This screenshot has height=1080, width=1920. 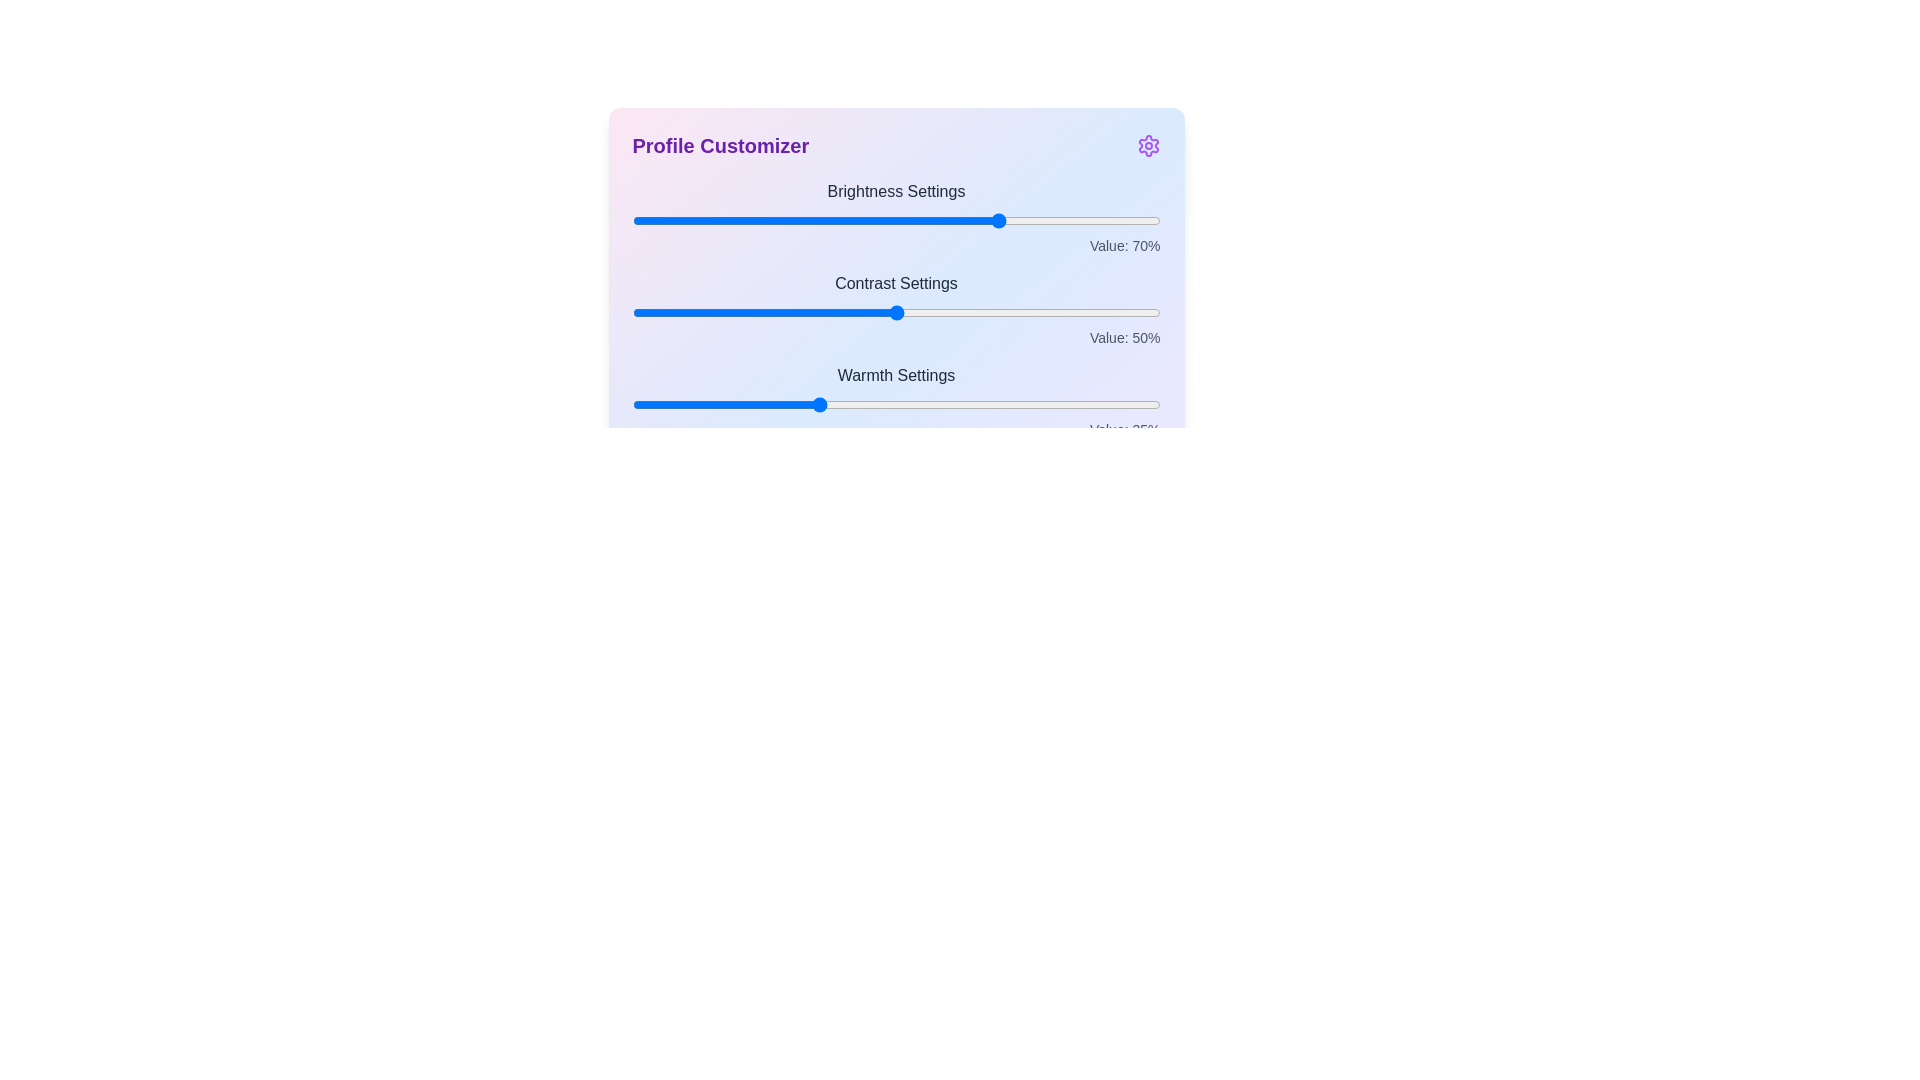 What do you see at coordinates (706, 312) in the screenshot?
I see `the 1 slider to 14%` at bounding box center [706, 312].